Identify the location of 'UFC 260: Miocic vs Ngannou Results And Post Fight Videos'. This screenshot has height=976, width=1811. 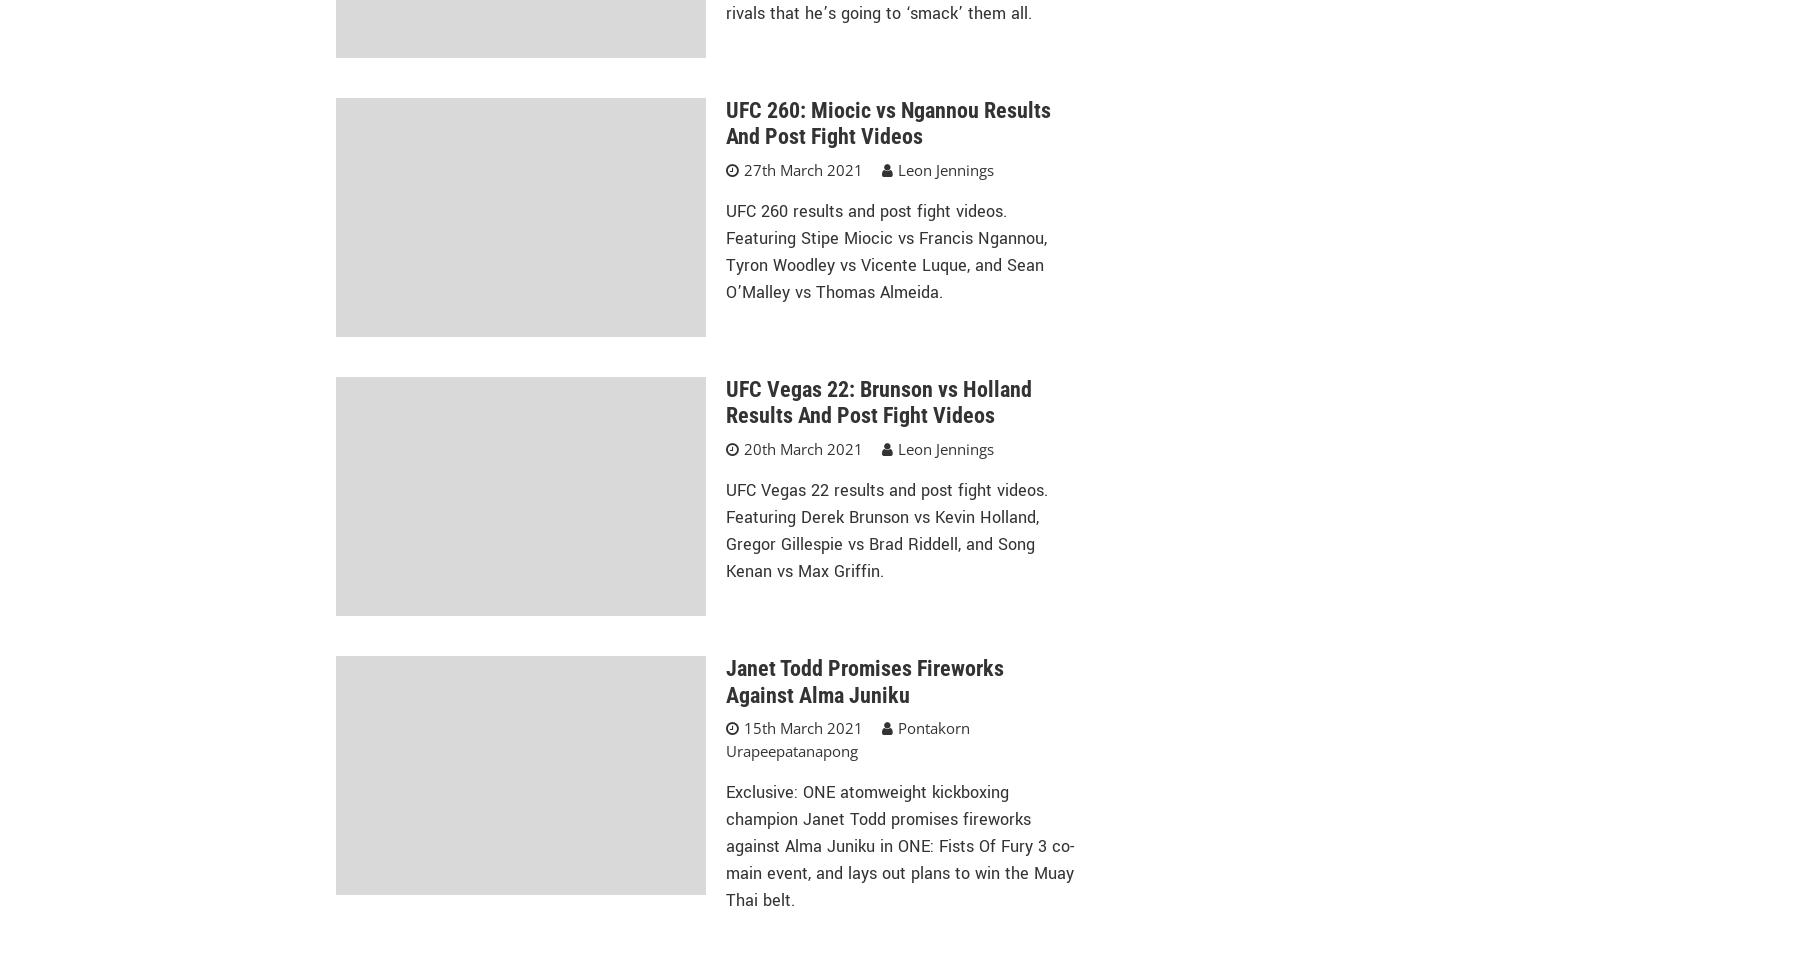
(887, 122).